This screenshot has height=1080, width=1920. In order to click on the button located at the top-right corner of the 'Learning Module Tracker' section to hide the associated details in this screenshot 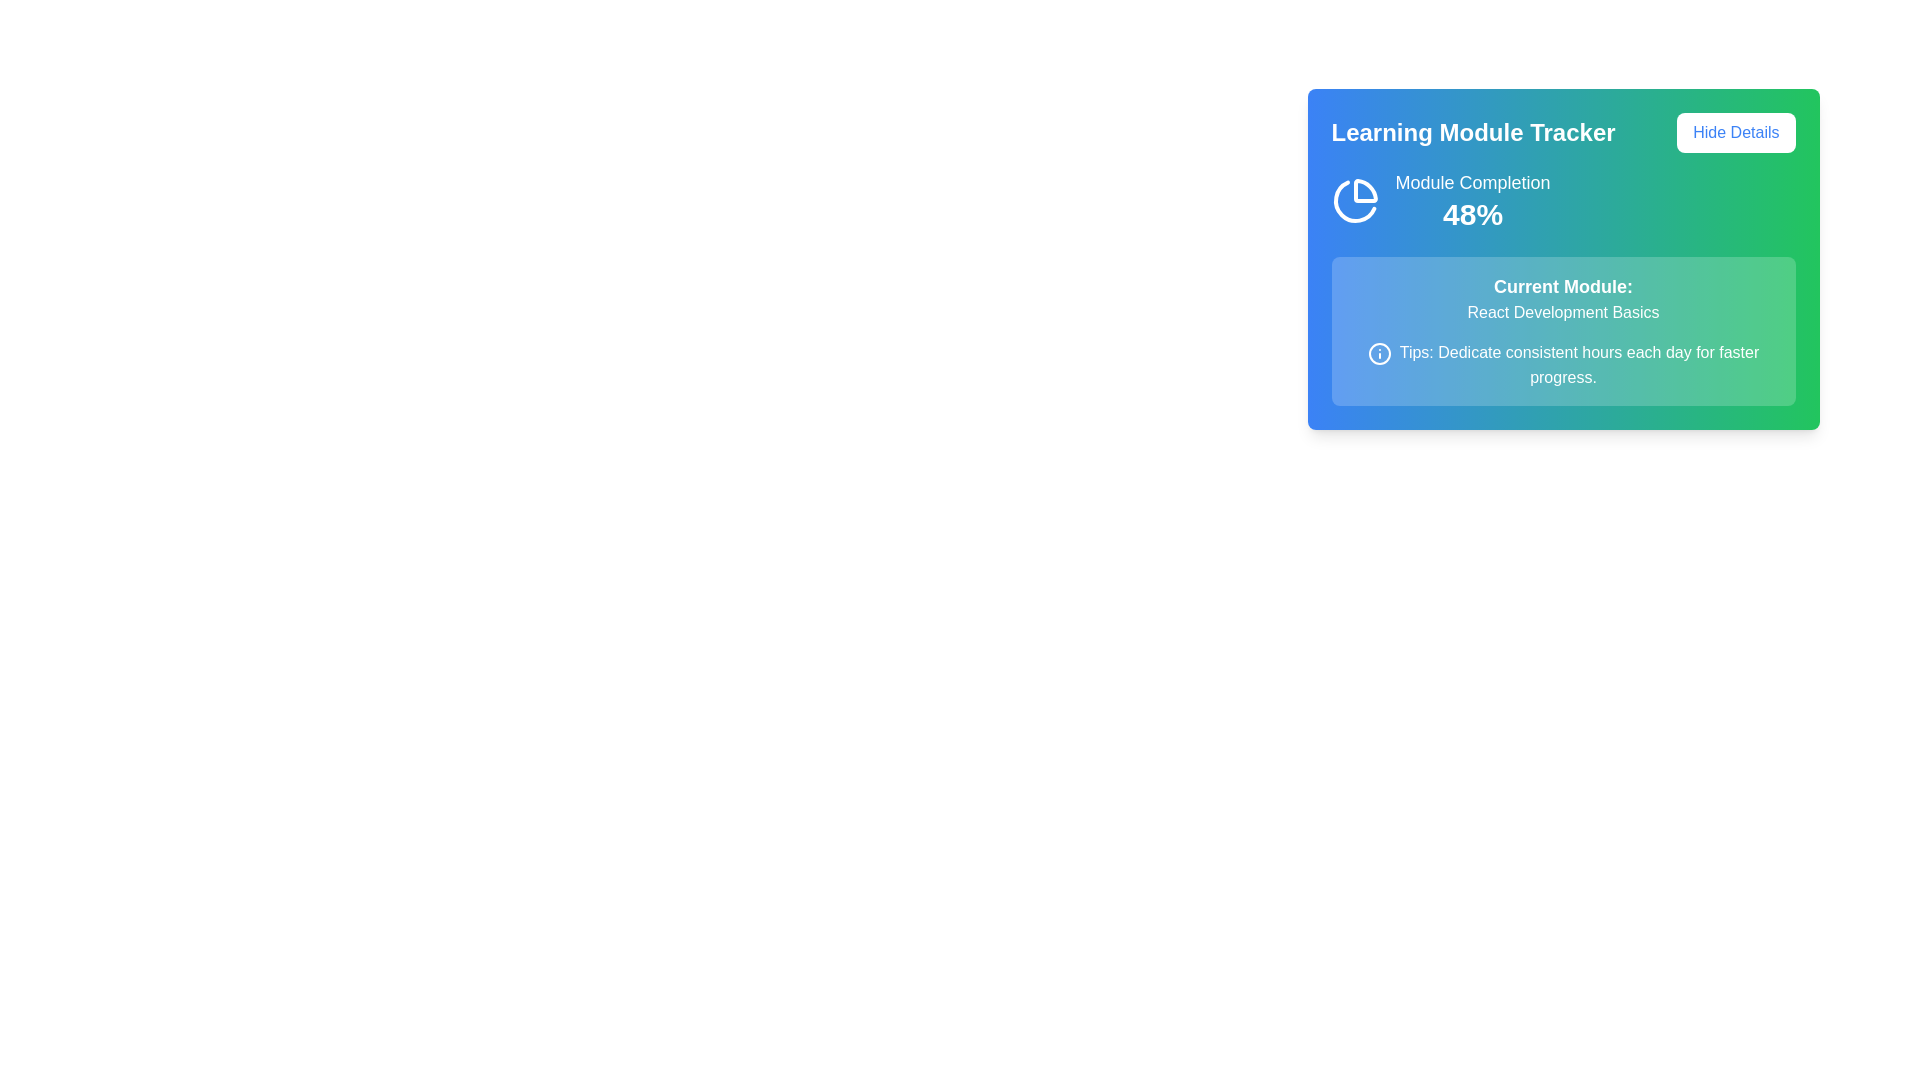, I will do `click(1735, 132)`.